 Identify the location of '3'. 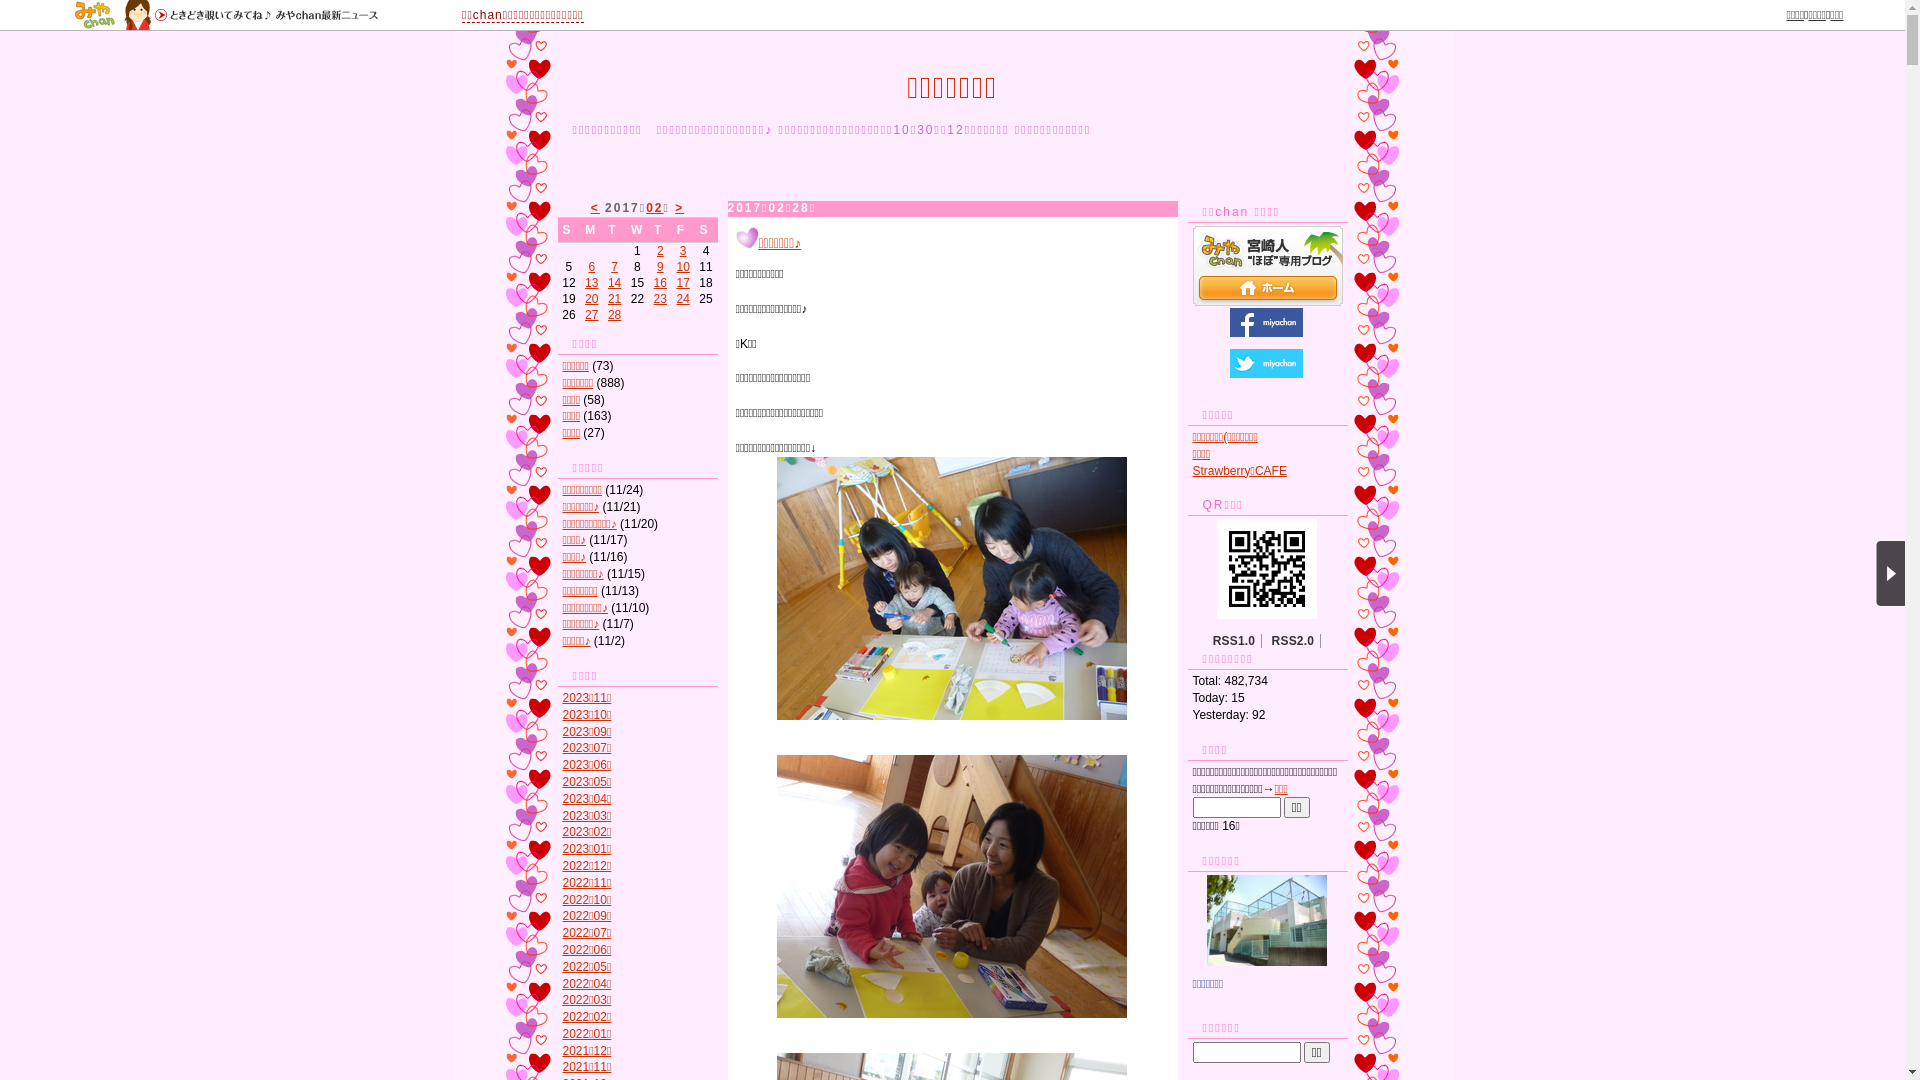
(683, 249).